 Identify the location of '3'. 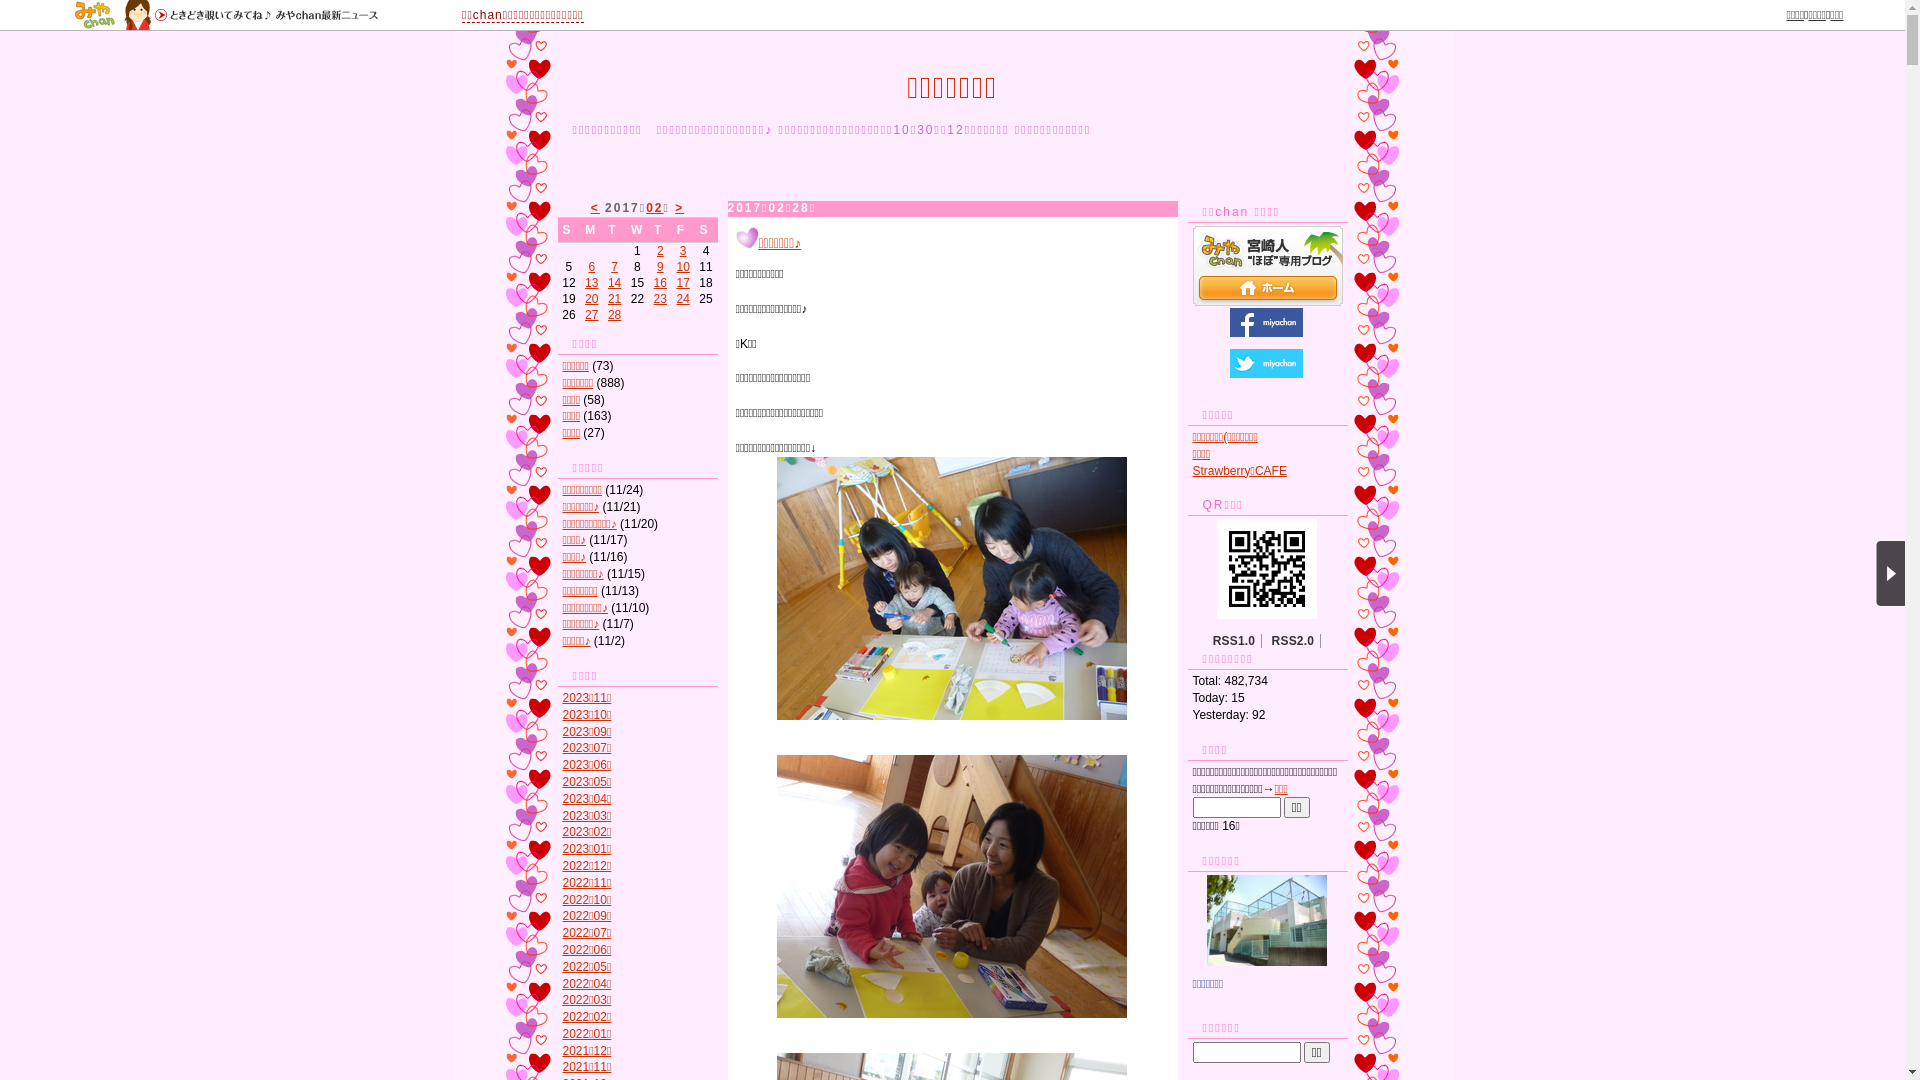
(683, 249).